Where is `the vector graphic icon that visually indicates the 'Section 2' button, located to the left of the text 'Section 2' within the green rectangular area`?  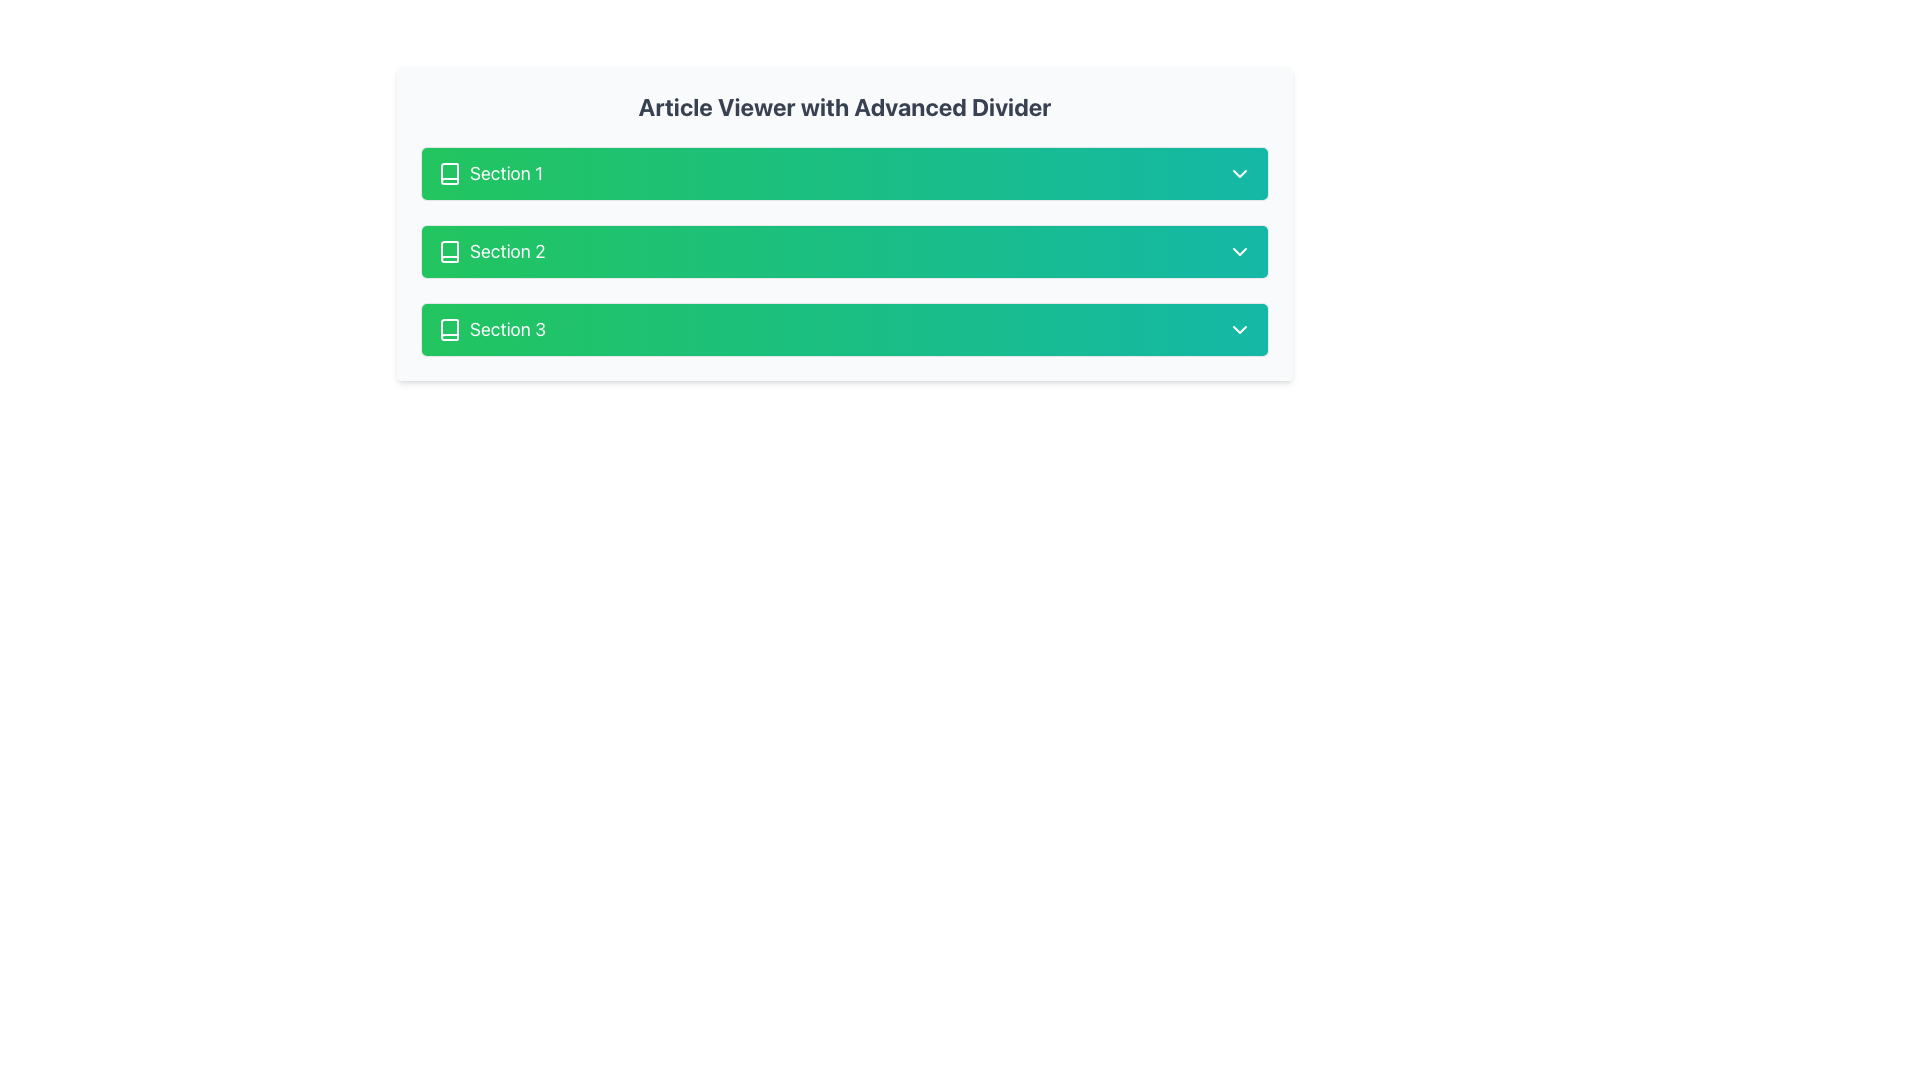
the vector graphic icon that visually indicates the 'Section 2' button, located to the left of the text 'Section 2' within the green rectangular area is located at coordinates (449, 250).